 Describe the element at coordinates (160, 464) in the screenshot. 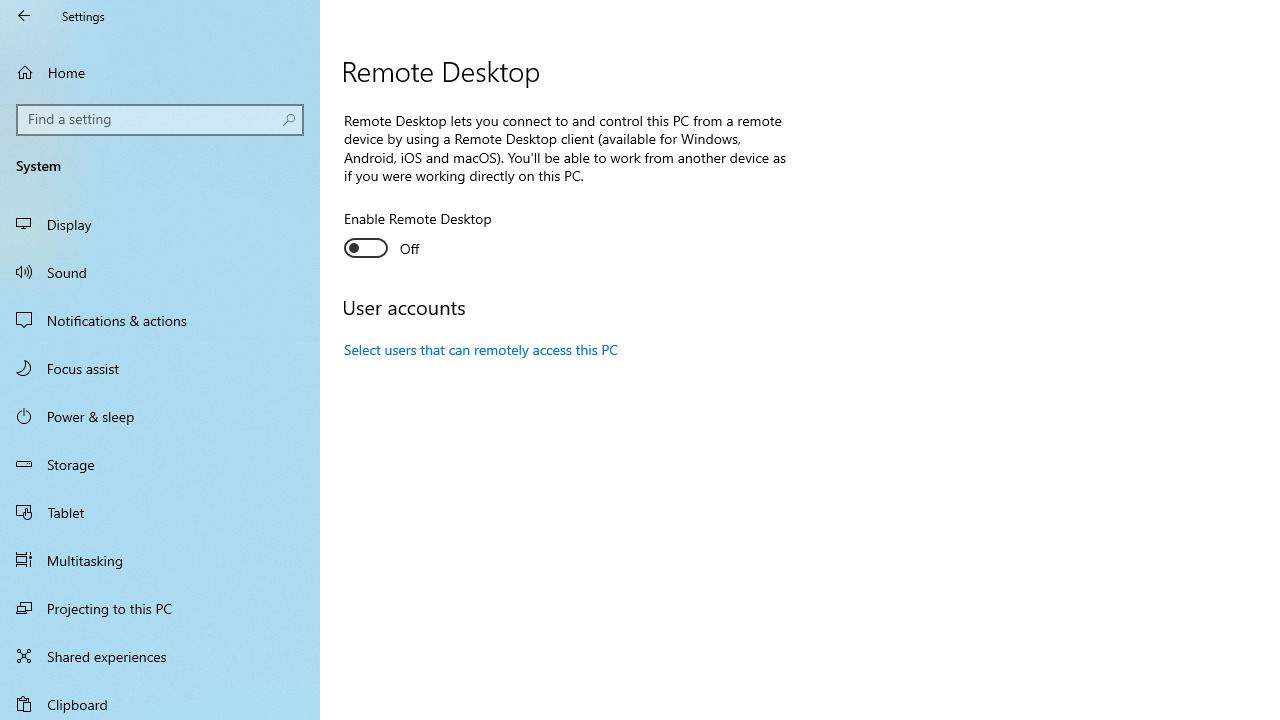

I see `'Storage'` at that location.